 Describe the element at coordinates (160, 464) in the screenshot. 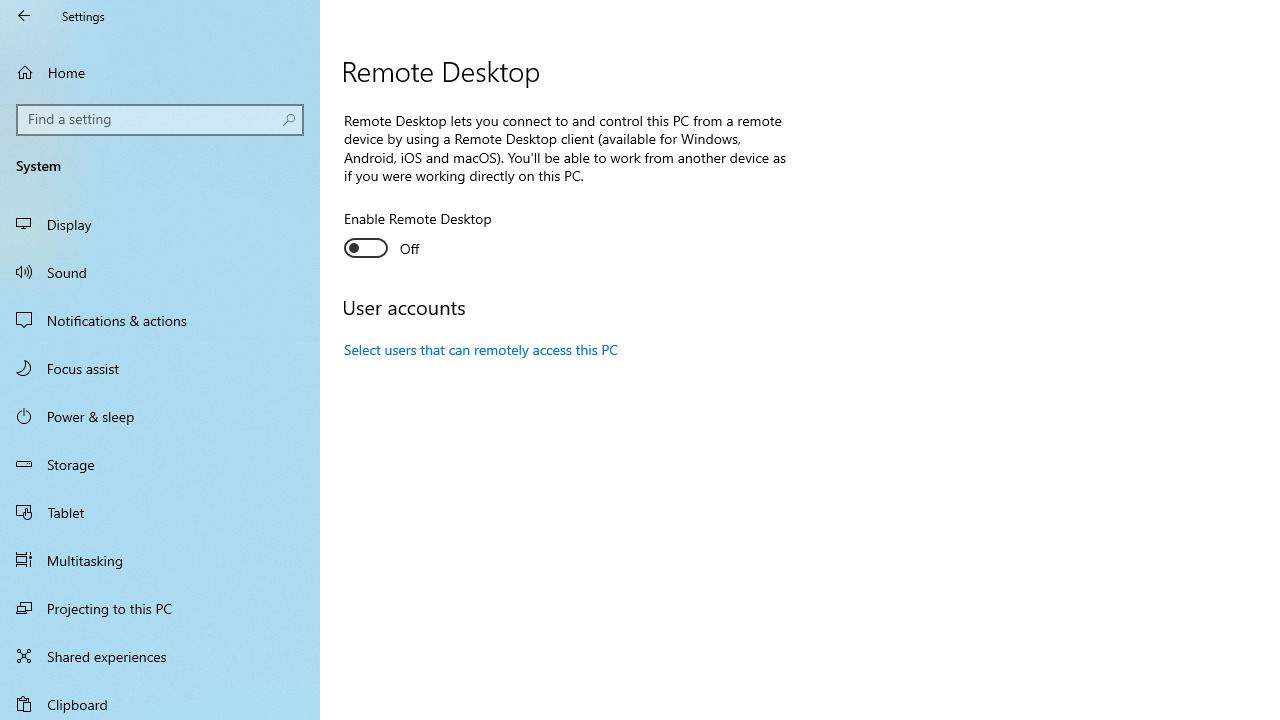

I see `'Storage'` at that location.